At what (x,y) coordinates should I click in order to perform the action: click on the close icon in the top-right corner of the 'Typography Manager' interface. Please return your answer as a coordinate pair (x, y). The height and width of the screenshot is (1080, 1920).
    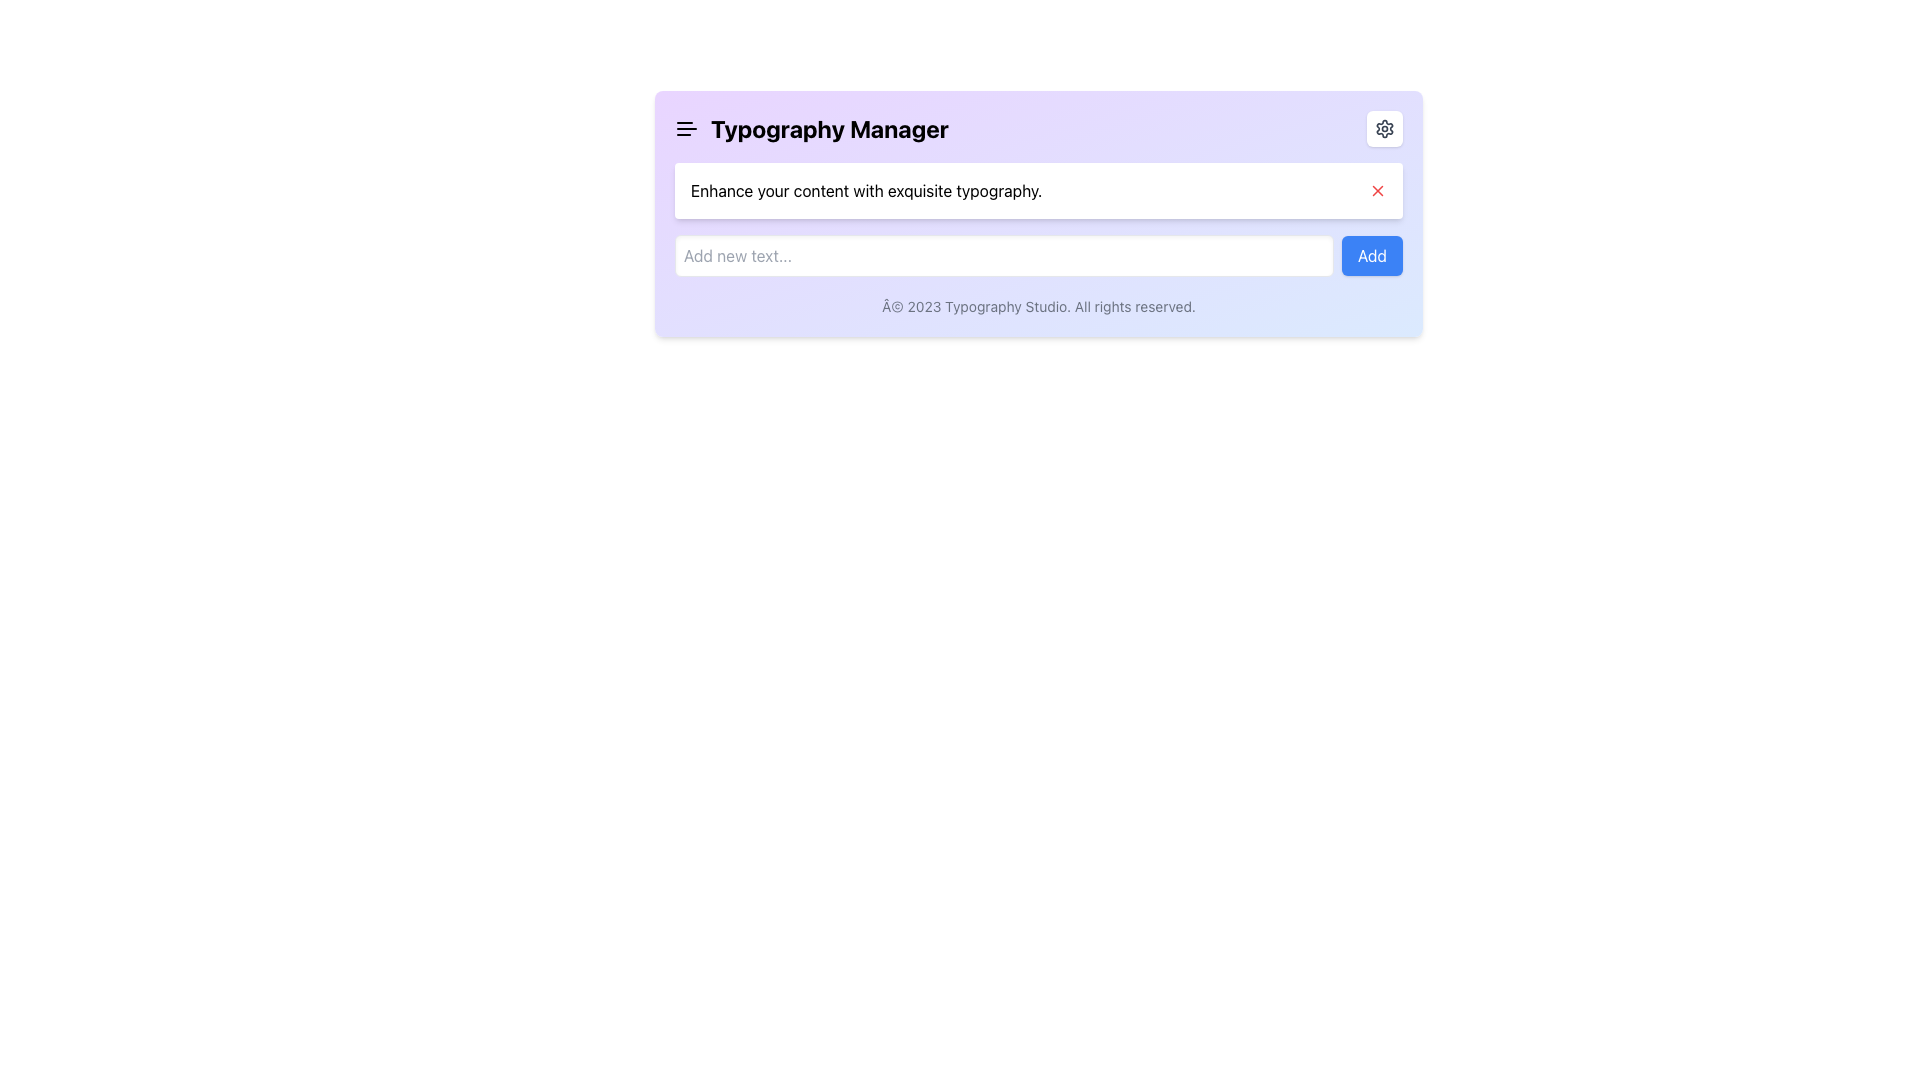
    Looking at the image, I should click on (1376, 191).